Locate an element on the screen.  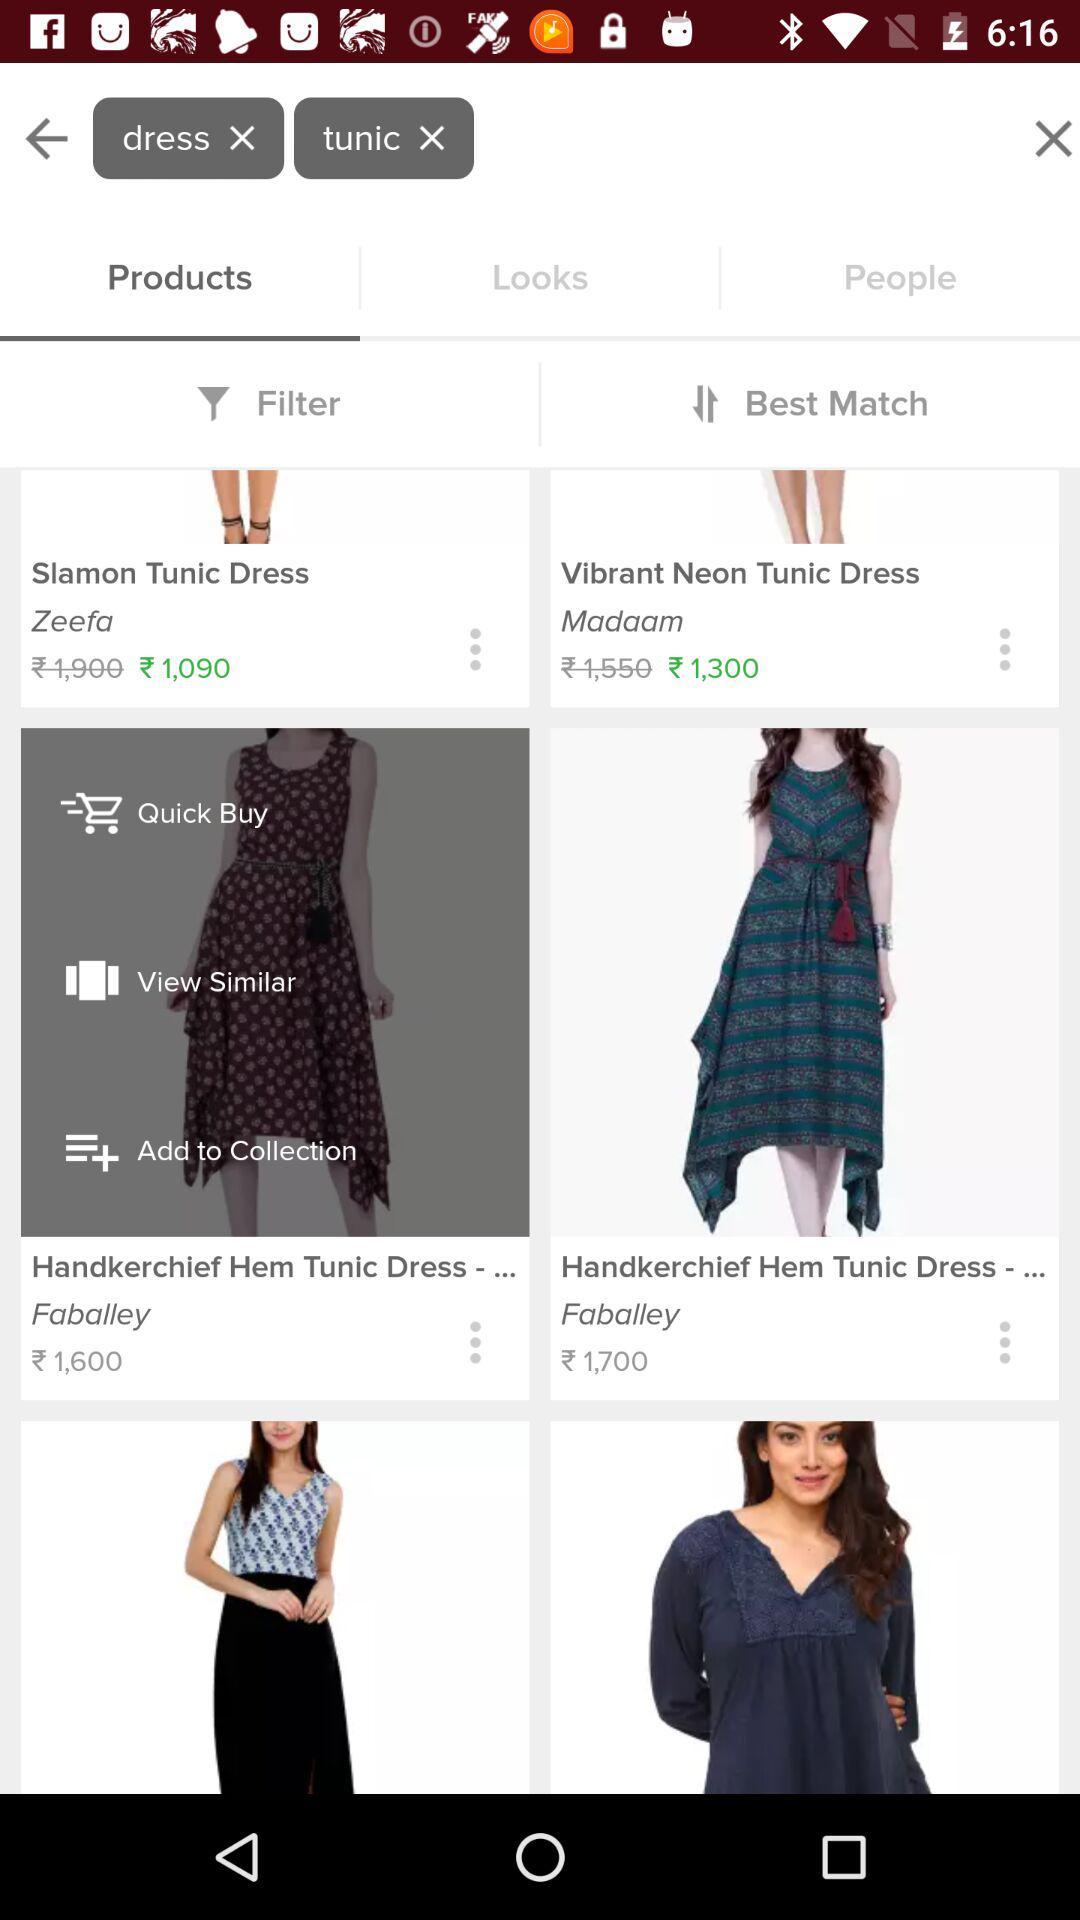
product details is located at coordinates (540, 1066).